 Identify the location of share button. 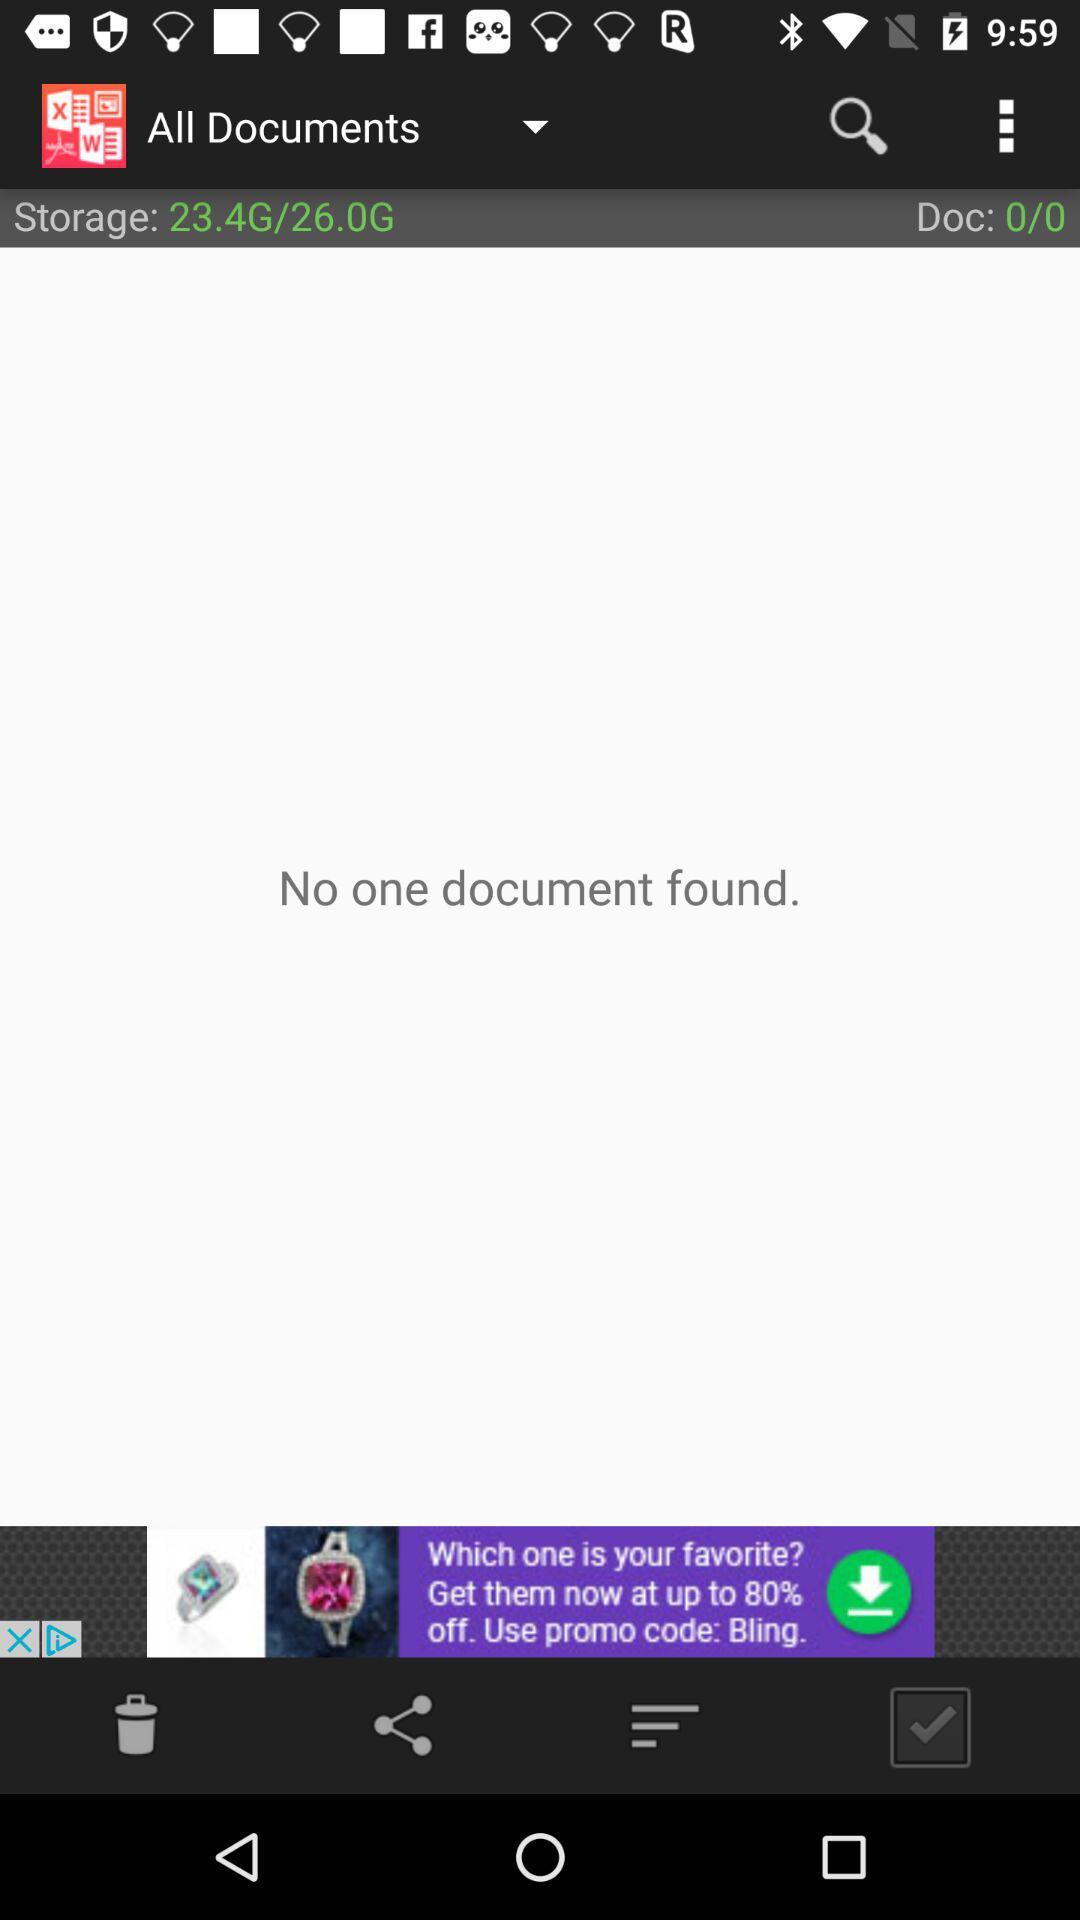
(406, 1724).